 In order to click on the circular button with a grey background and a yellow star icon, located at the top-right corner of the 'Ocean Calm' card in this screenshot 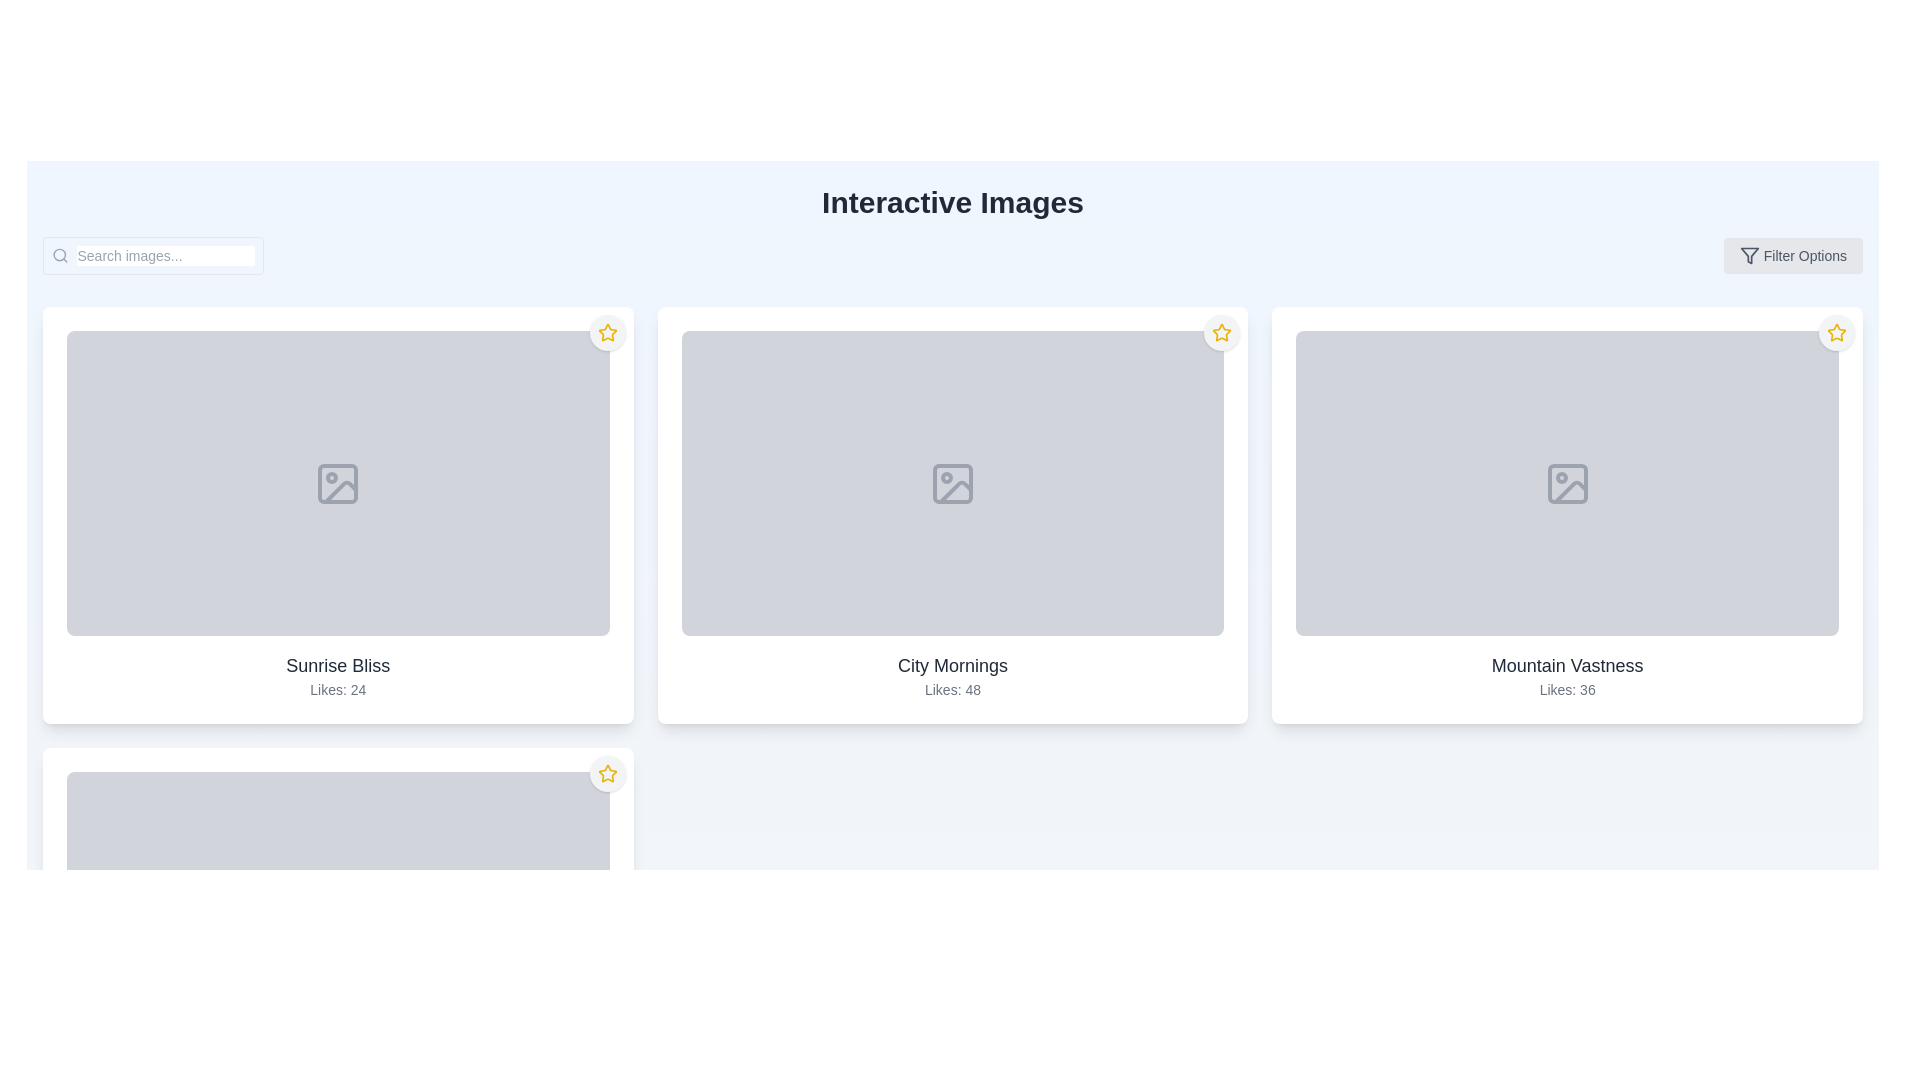, I will do `click(606, 773)`.